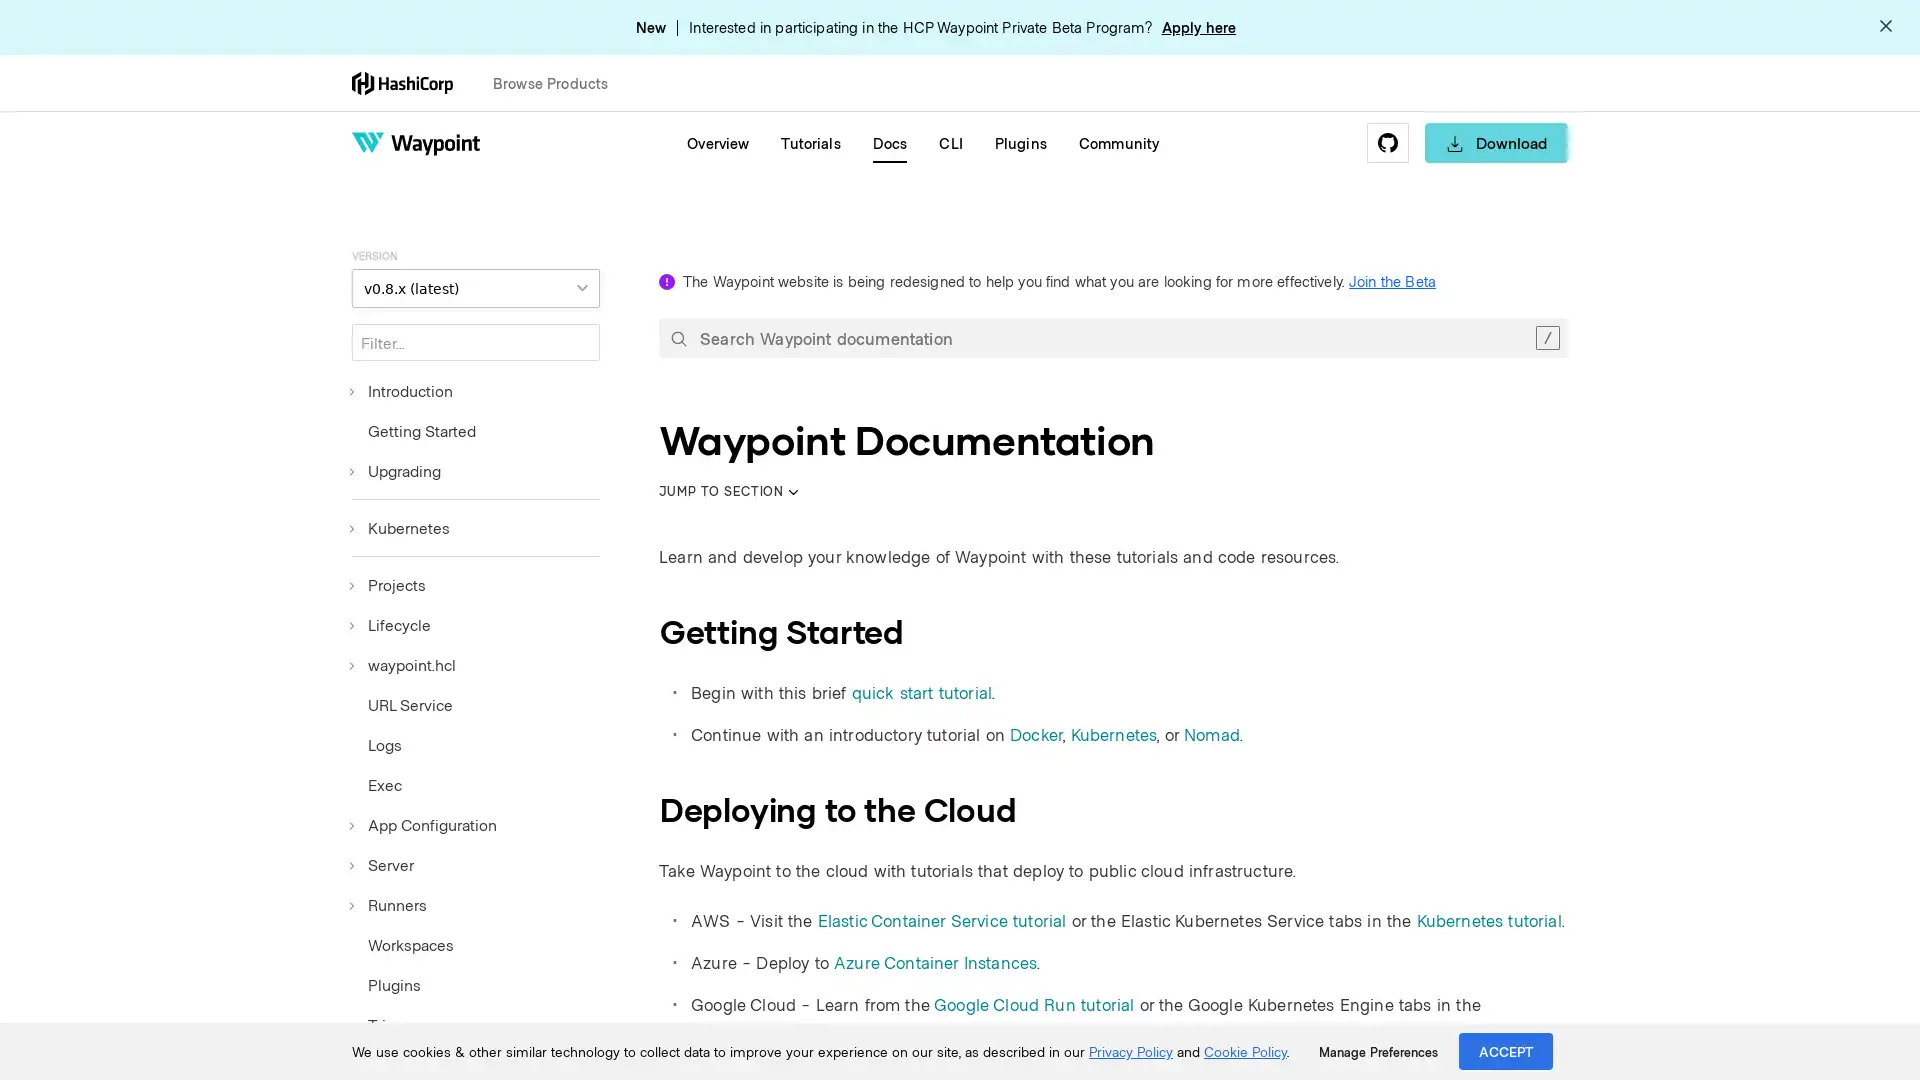  What do you see at coordinates (401, 390) in the screenshot?
I see `Introduction` at bounding box center [401, 390].